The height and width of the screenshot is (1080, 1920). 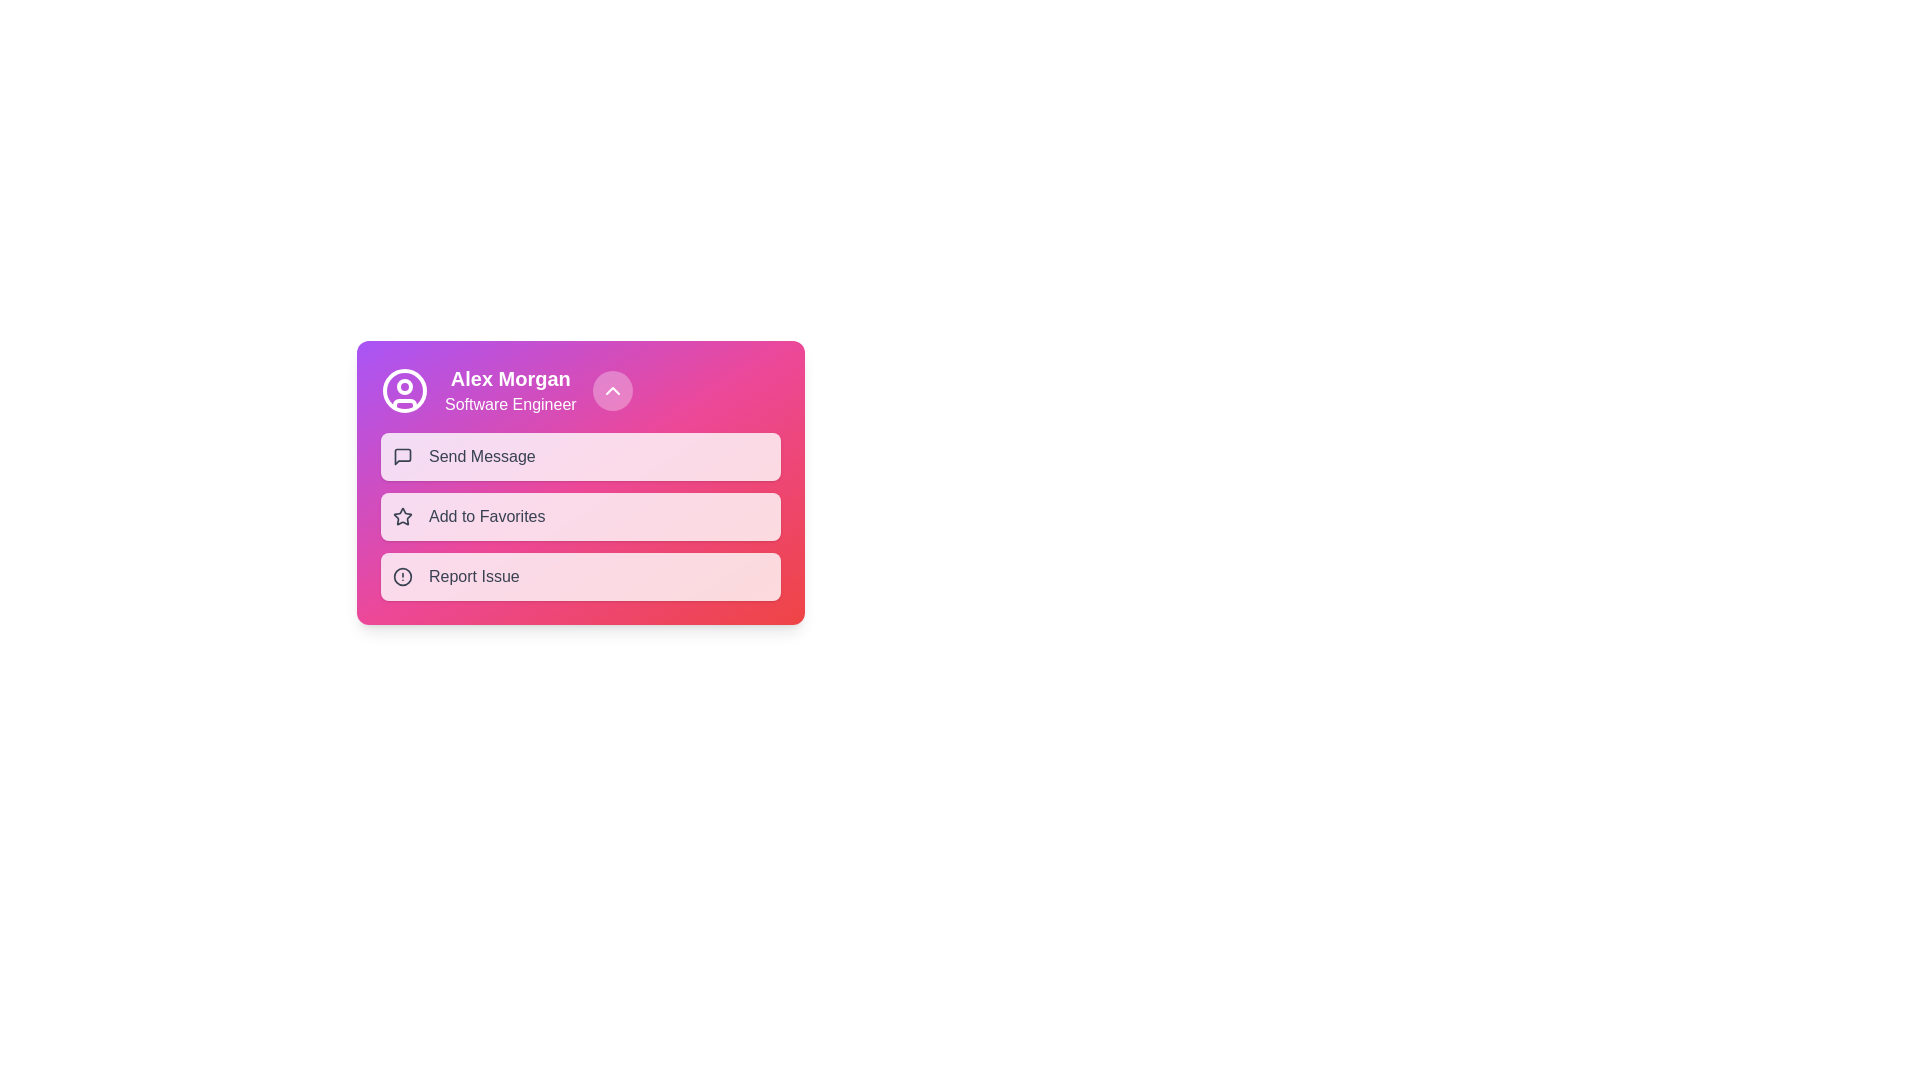 I want to click on the text label displaying 'Software Engineer' within Alex Morgan's profile card, which is located below the name 'Alex Morgan' and has a gradient pink-purple background, so click(x=510, y=405).